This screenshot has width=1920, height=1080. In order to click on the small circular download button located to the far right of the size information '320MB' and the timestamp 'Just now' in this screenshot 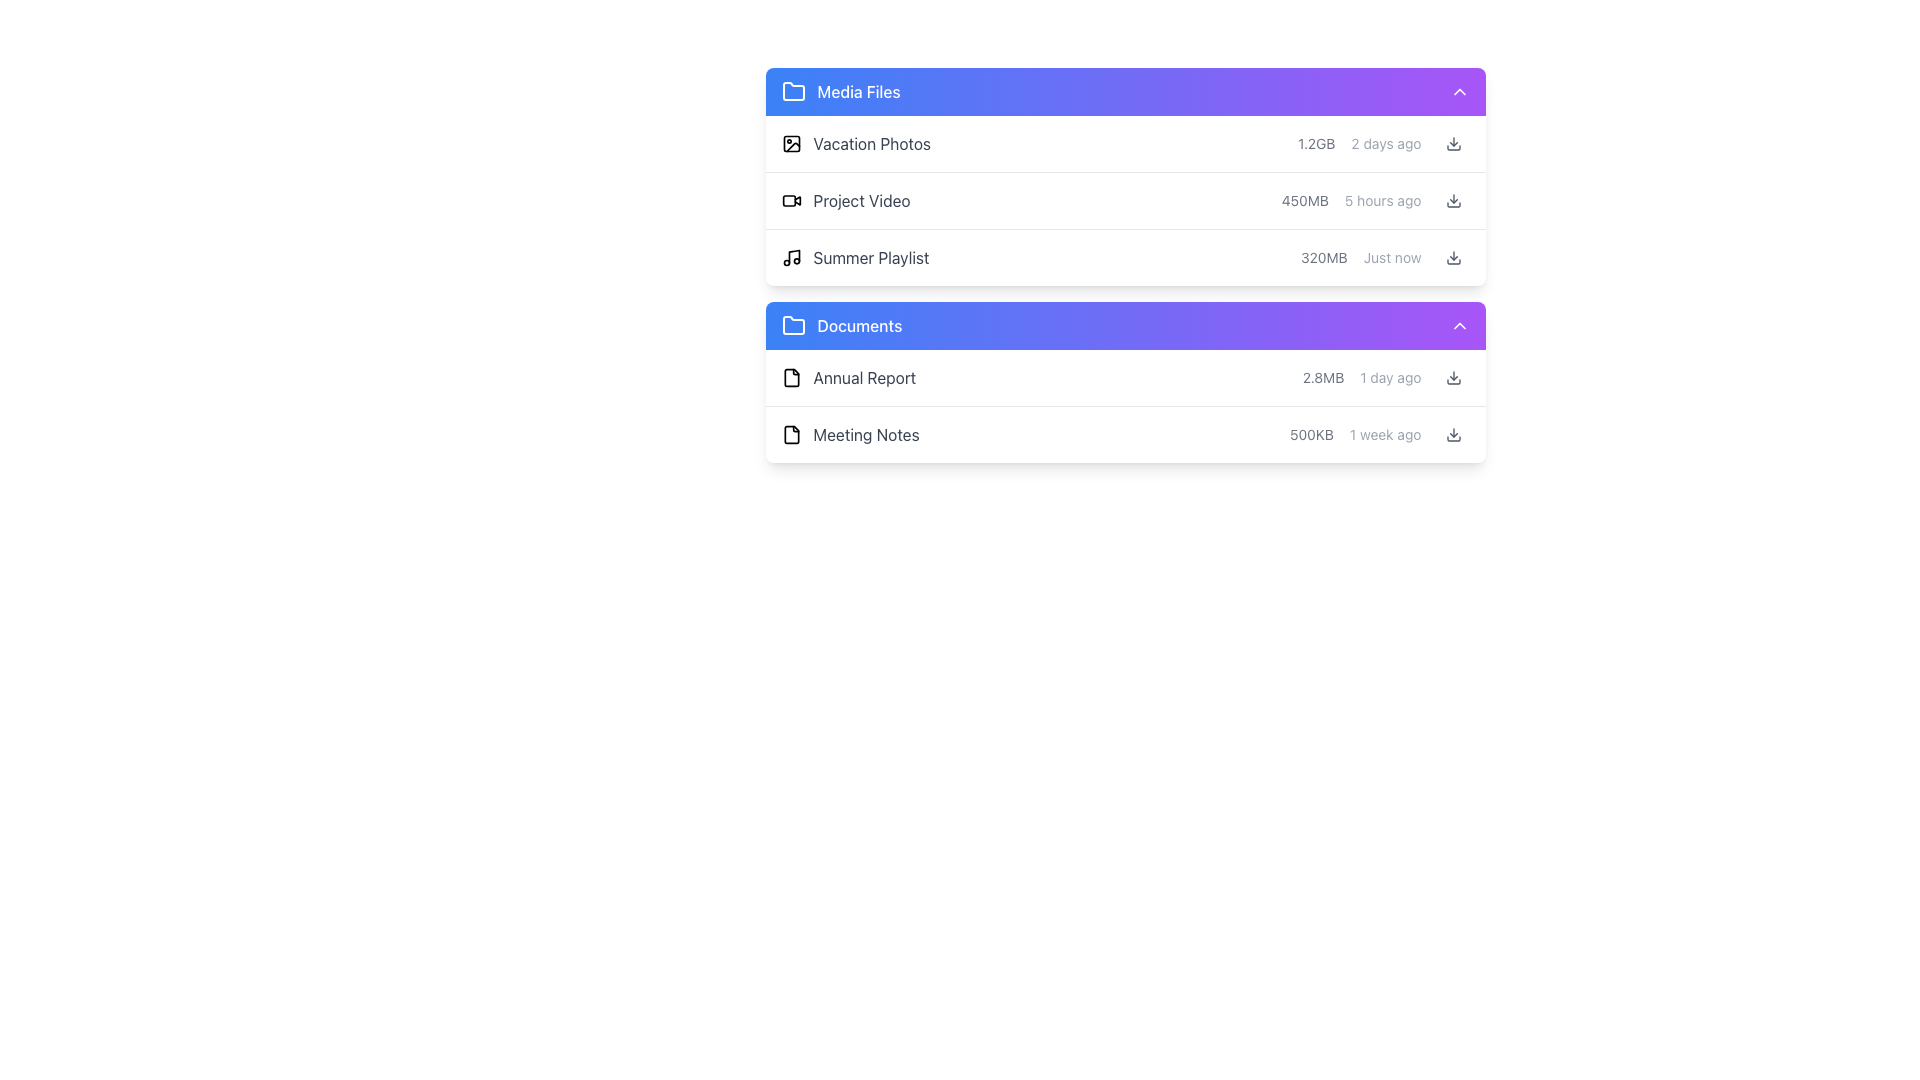, I will do `click(1453, 257)`.